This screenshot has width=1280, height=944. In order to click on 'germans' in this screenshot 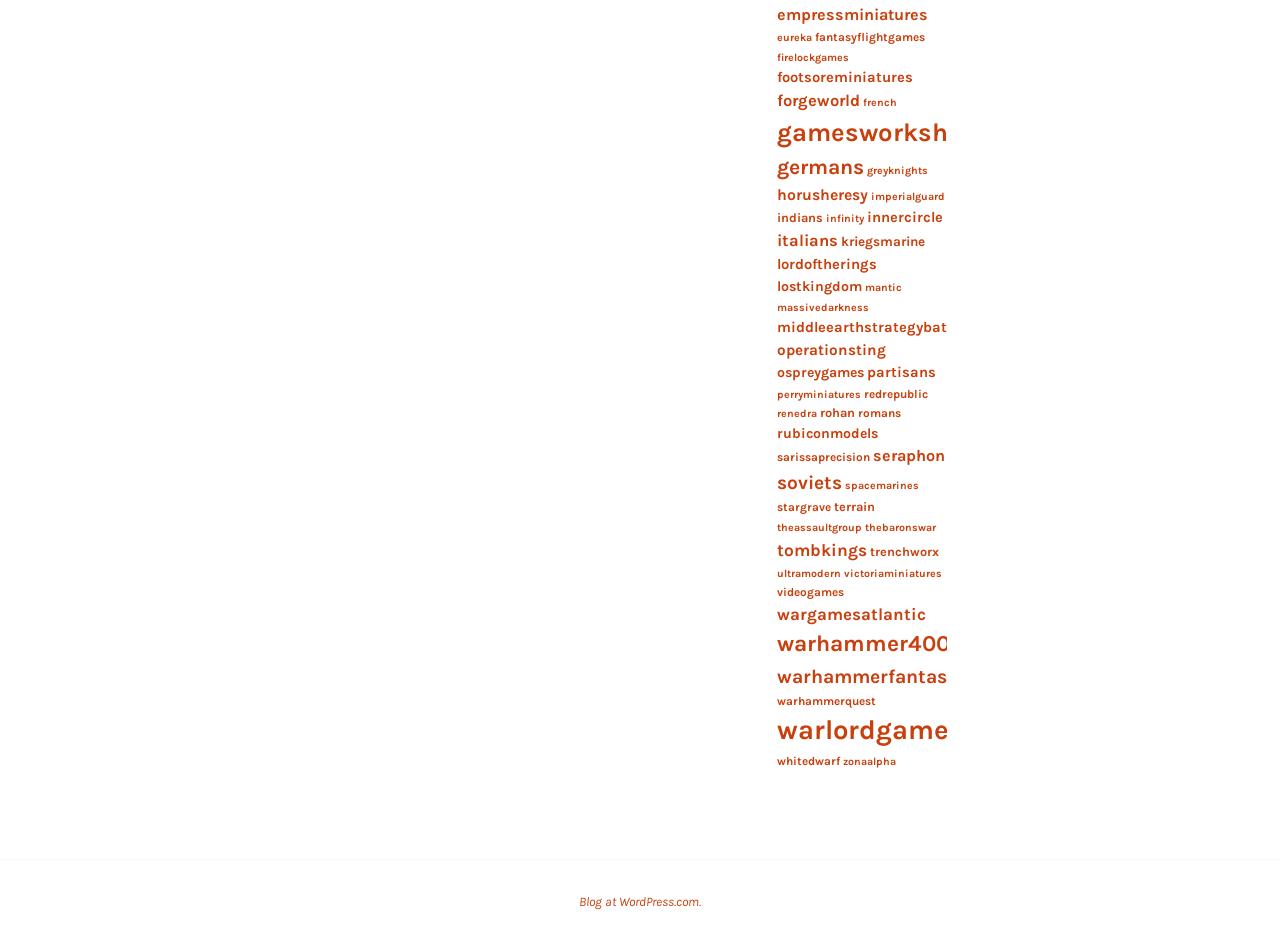, I will do `click(819, 165)`.